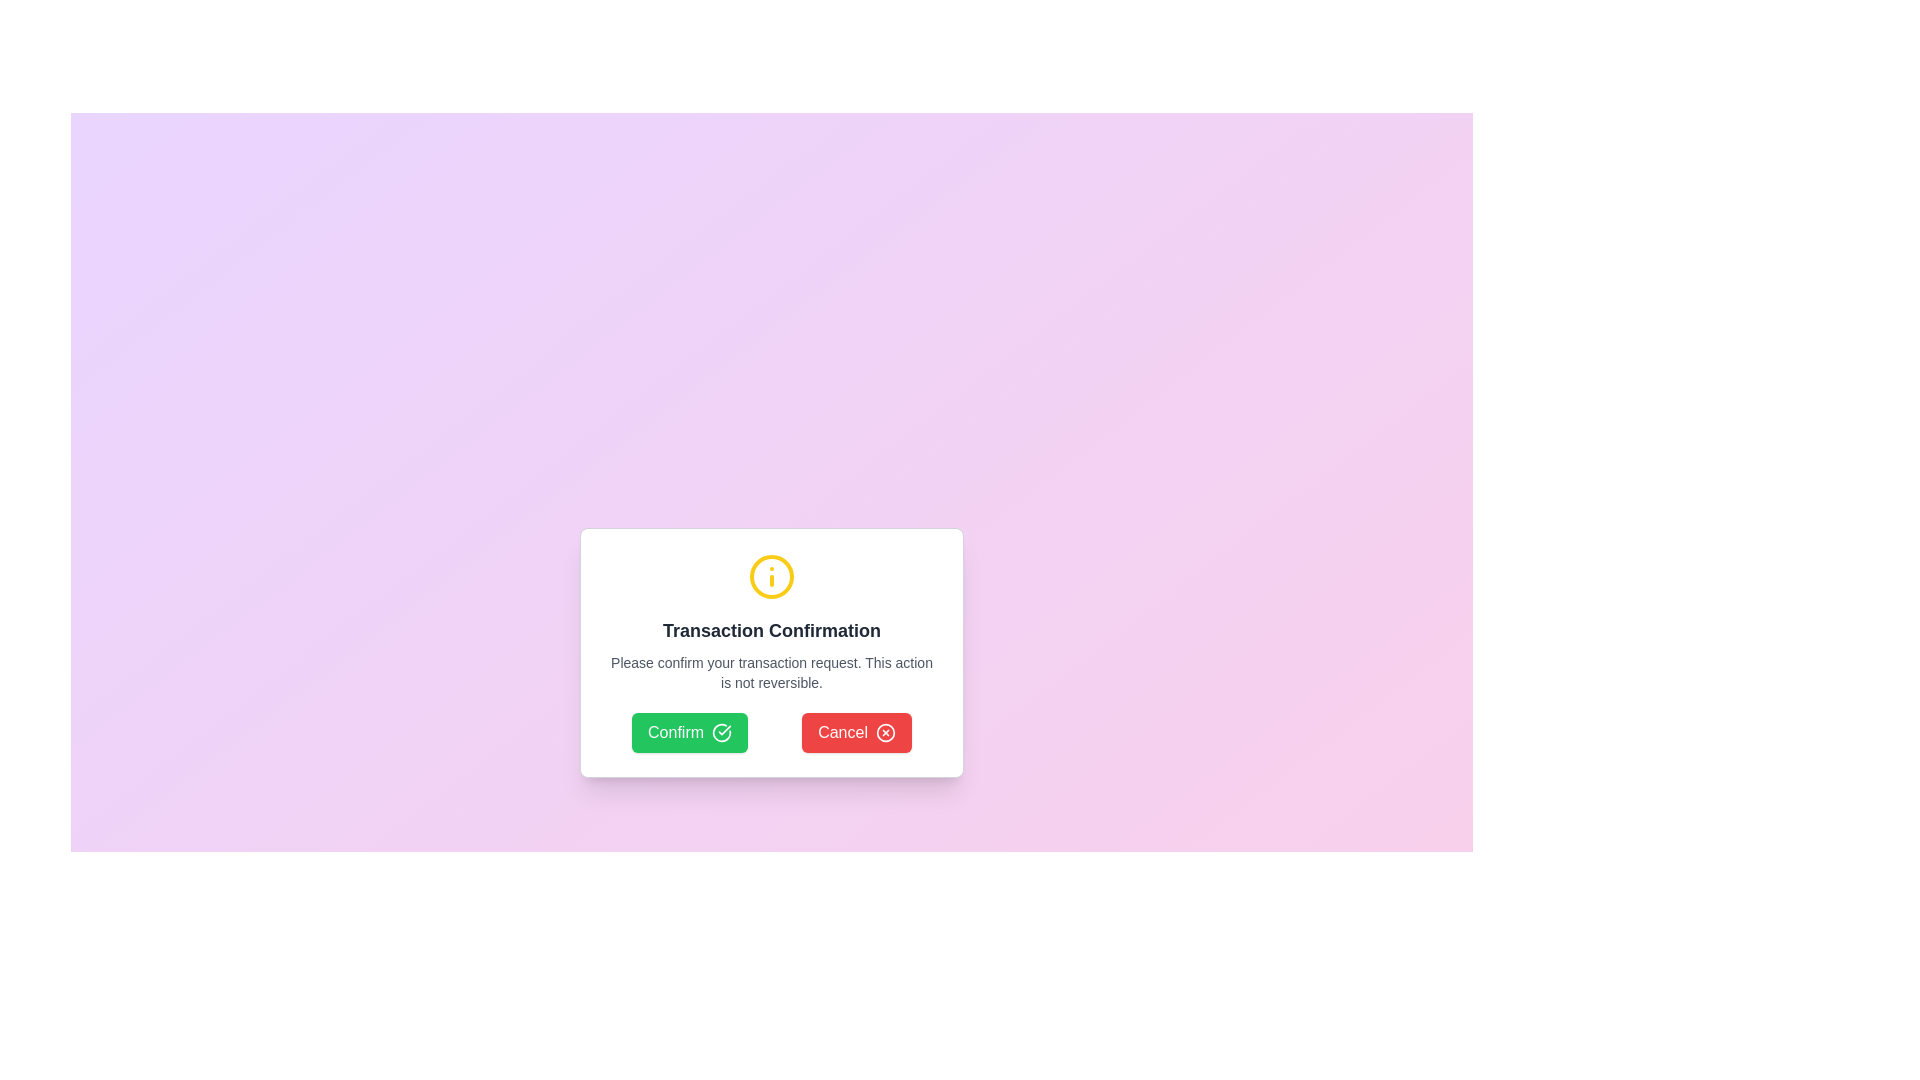 This screenshot has height=1080, width=1920. I want to click on the non-interactive message informing the user about the irreversibility of the requested transaction, located in the 'Transaction Confirmation' dialog window, so click(771, 672).